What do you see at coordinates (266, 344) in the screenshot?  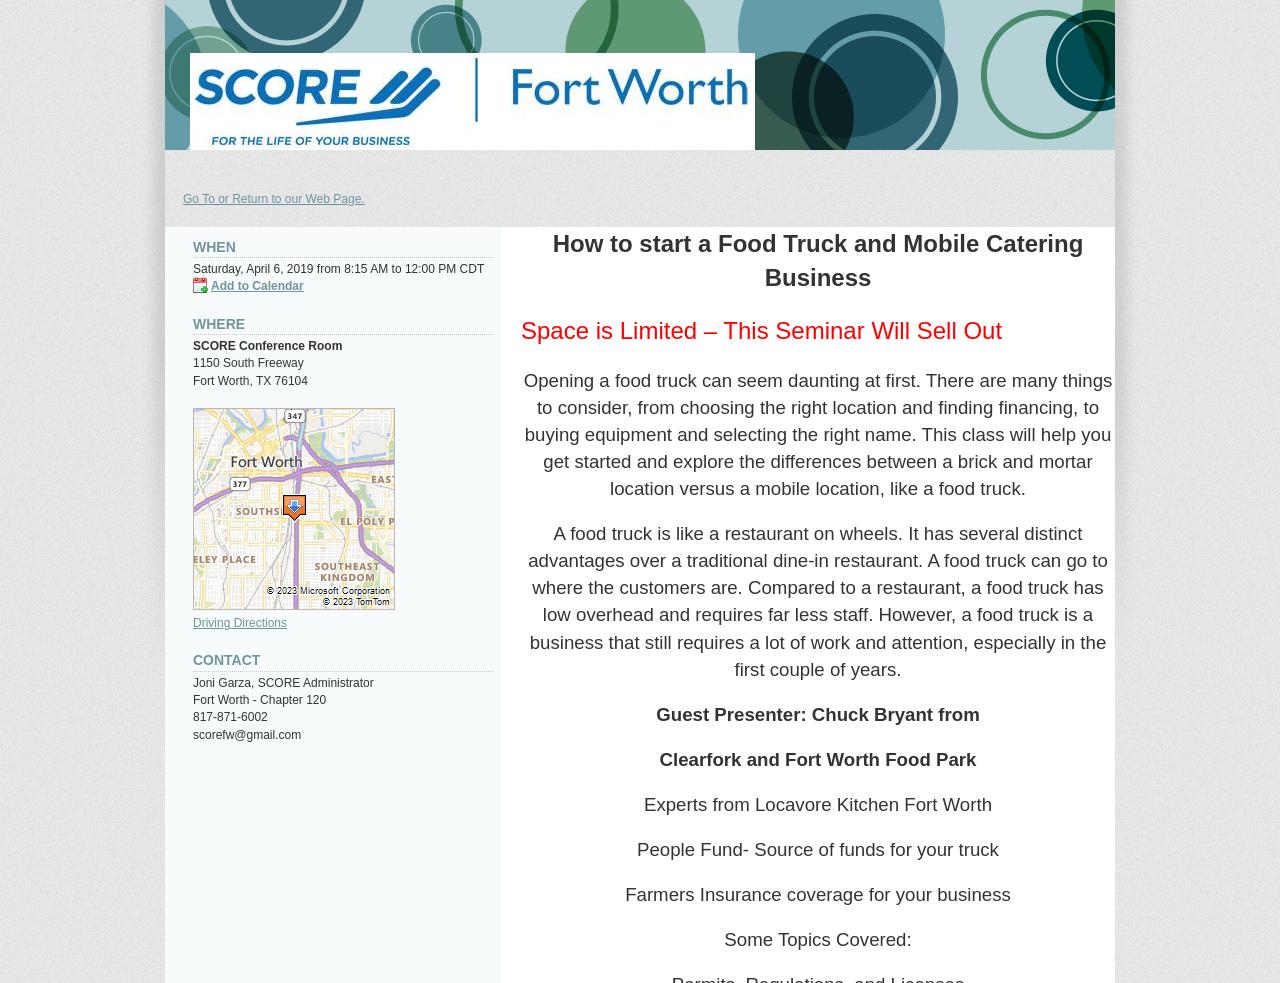 I see `'SCORE Conference Room'` at bounding box center [266, 344].